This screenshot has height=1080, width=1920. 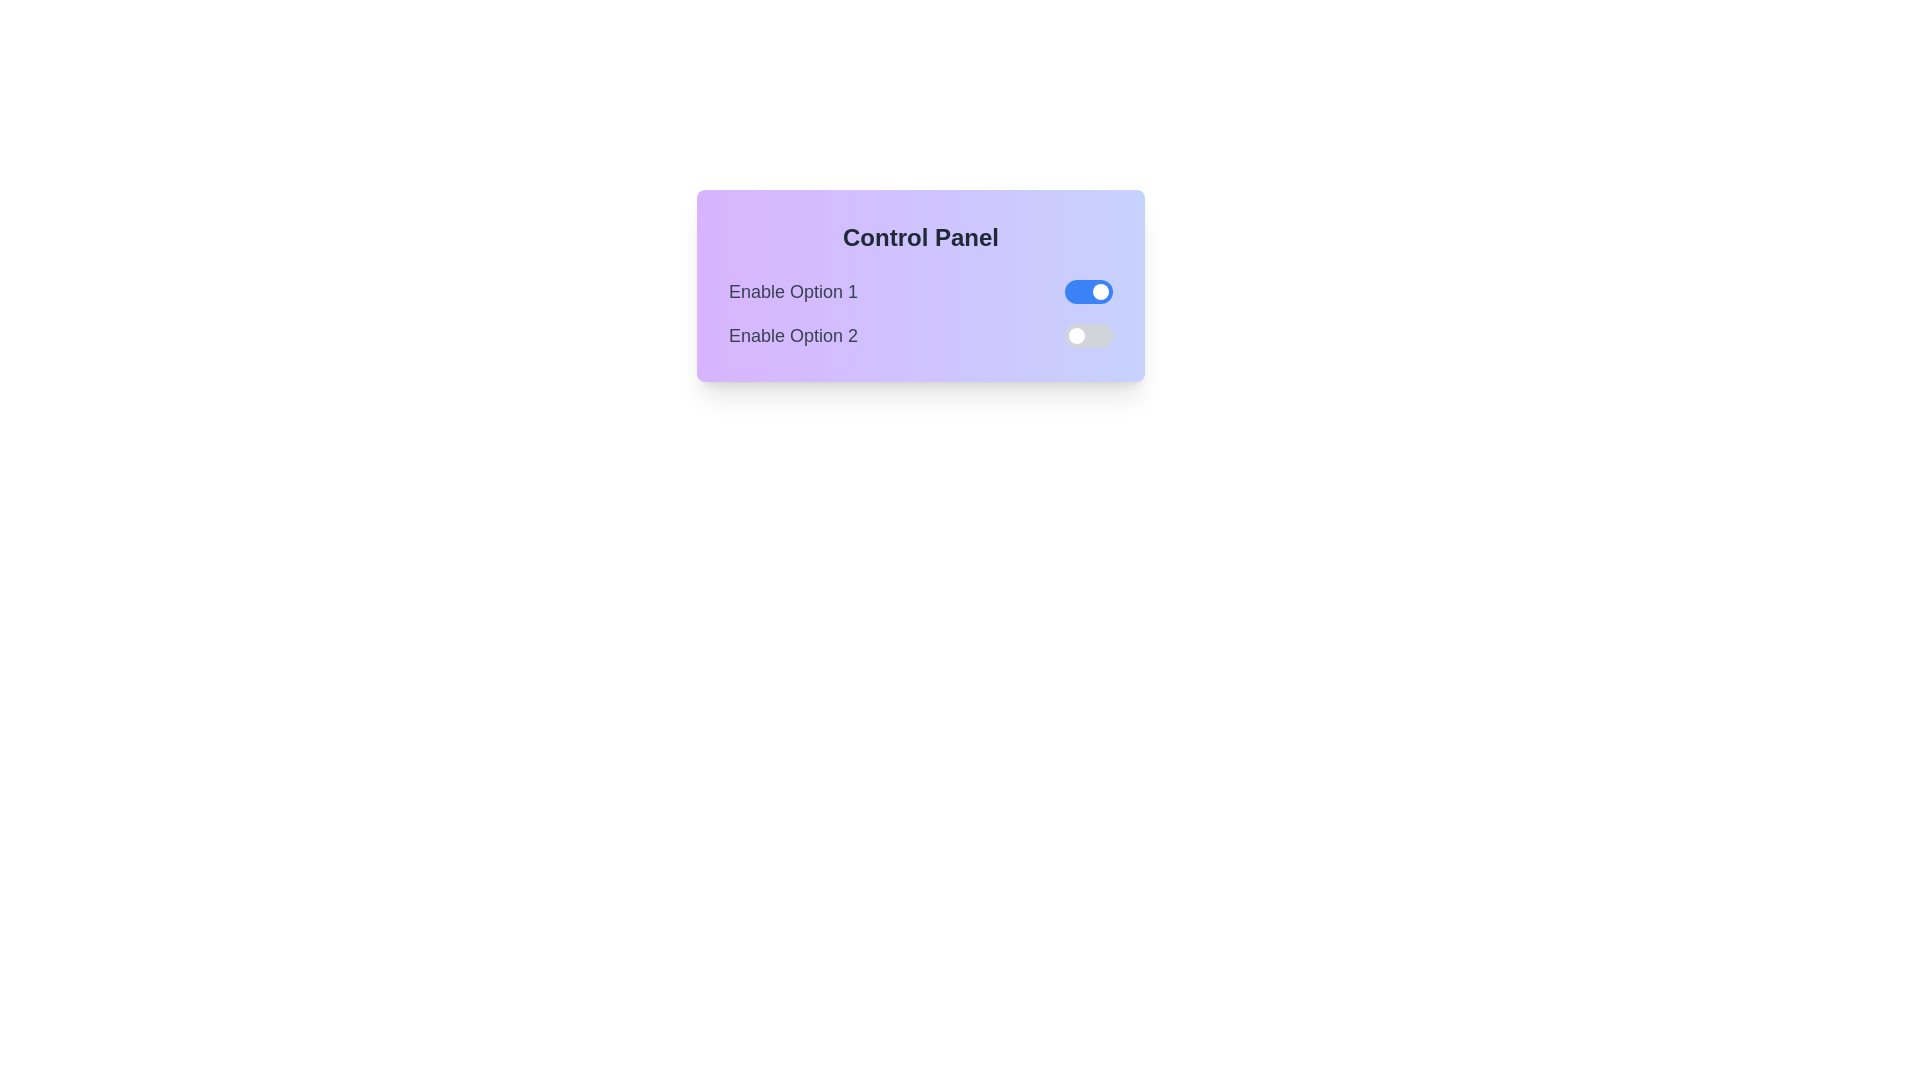 I want to click on the toggle knob located at the rightmost end of the toggle switch for 'Enable Option 1', so click(x=1099, y=292).